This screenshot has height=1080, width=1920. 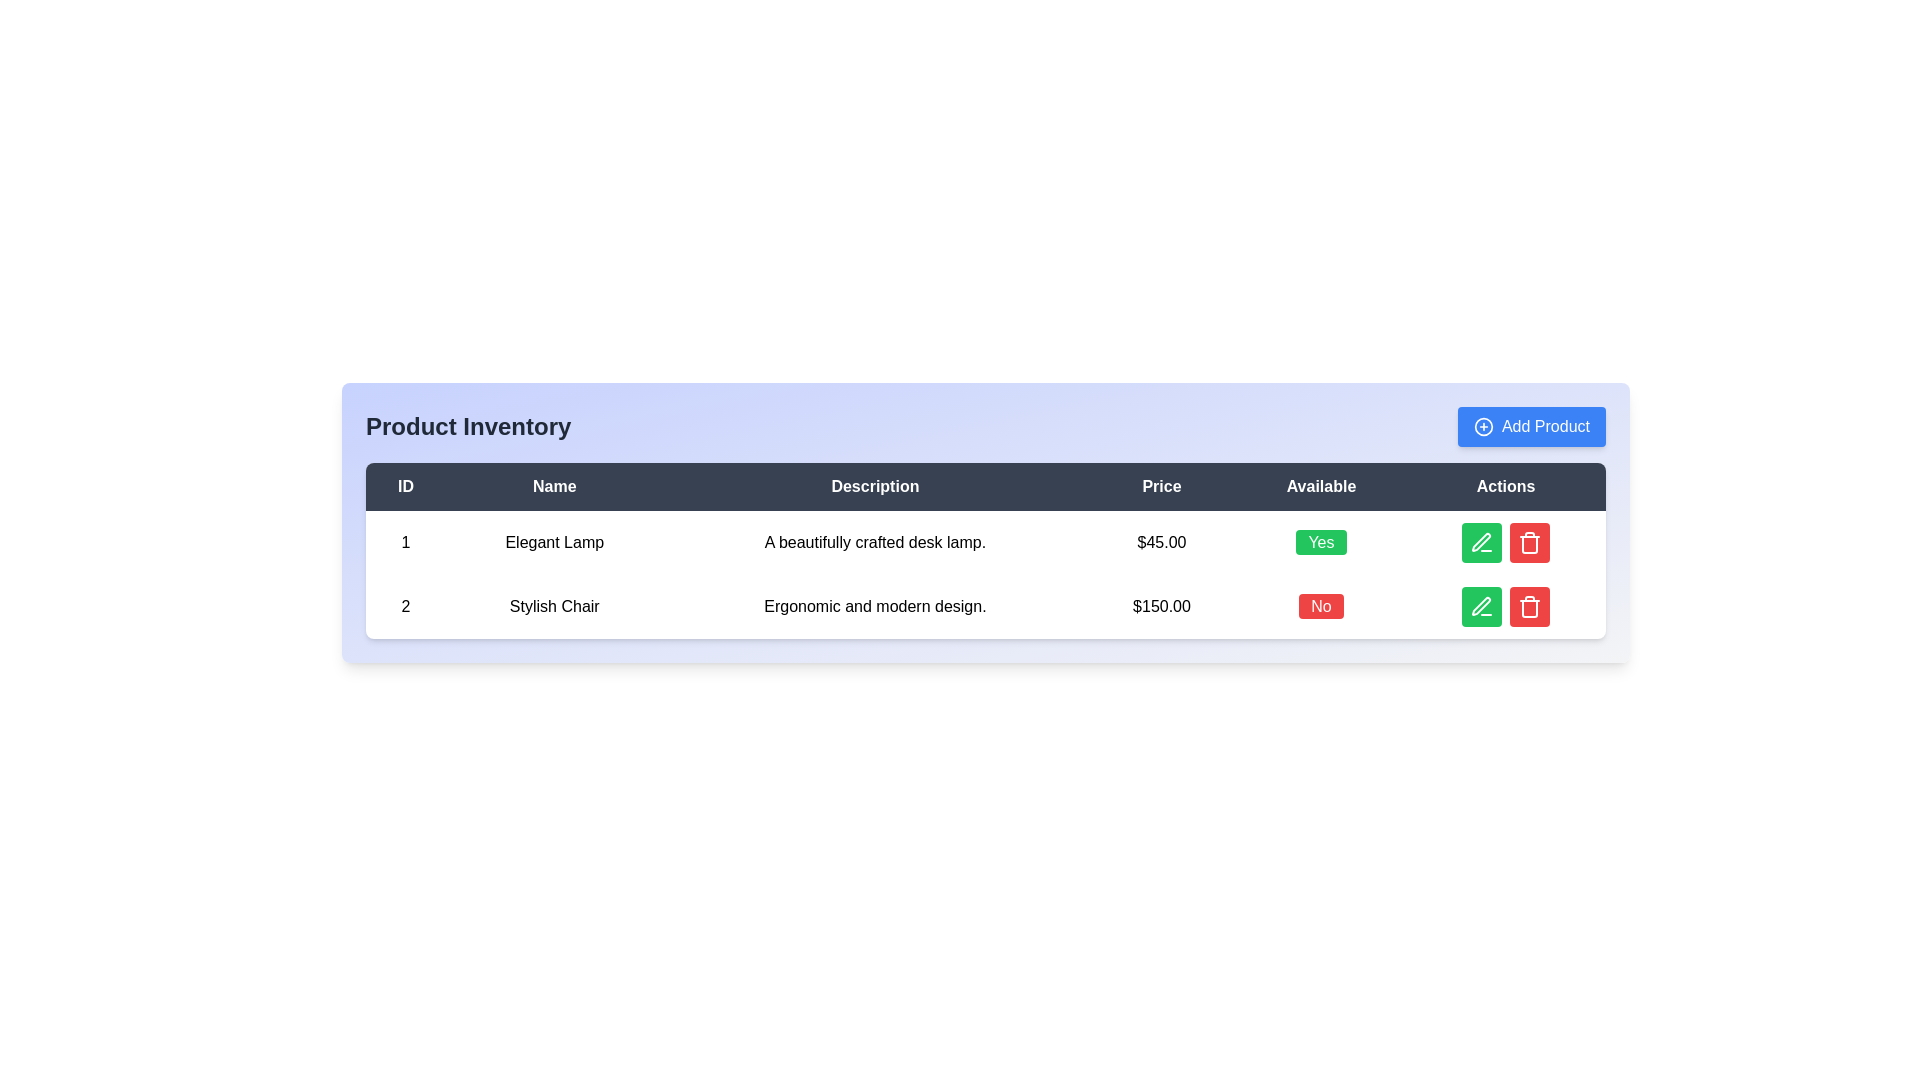 I want to click on status of the 'Yes' button-like label with a green background and white text located in the 'Available' column of the first row in a table, so click(x=1321, y=543).